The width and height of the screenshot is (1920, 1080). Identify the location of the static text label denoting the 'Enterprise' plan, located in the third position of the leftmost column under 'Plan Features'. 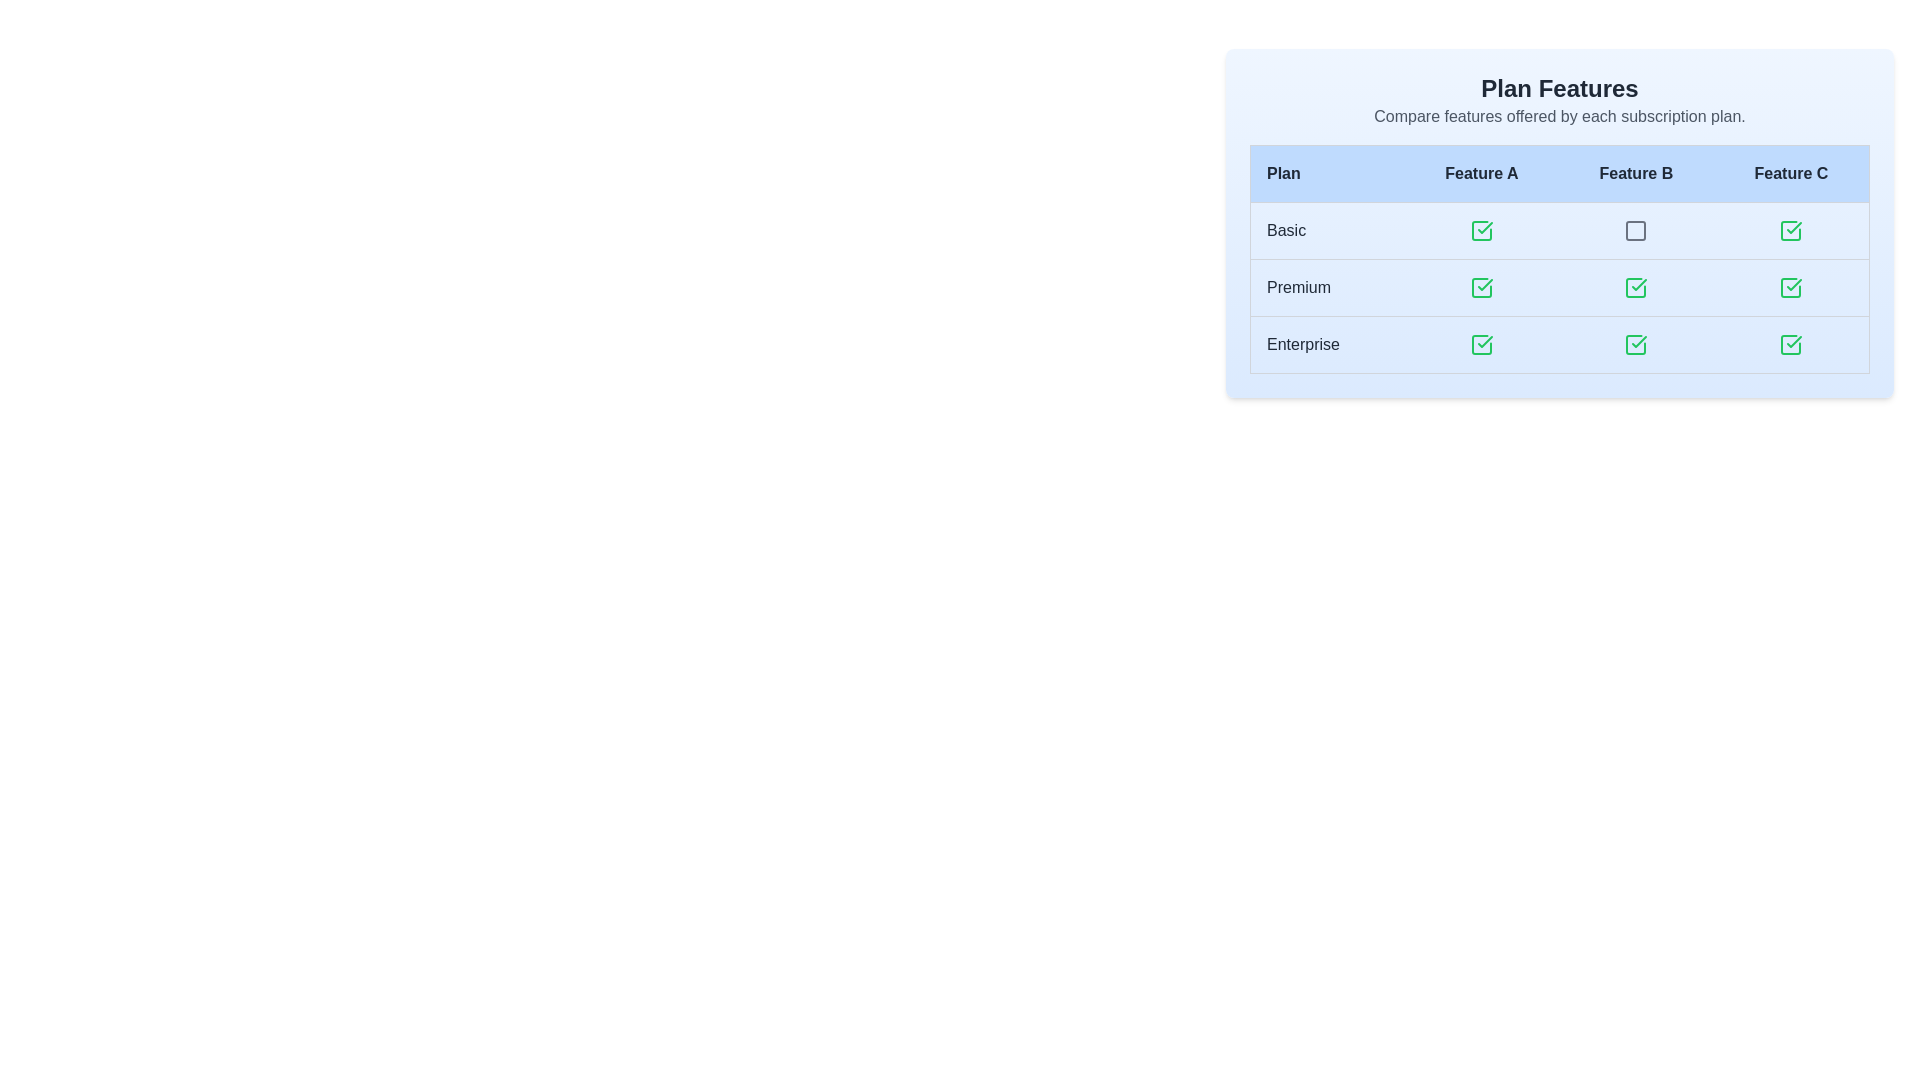
(1327, 343).